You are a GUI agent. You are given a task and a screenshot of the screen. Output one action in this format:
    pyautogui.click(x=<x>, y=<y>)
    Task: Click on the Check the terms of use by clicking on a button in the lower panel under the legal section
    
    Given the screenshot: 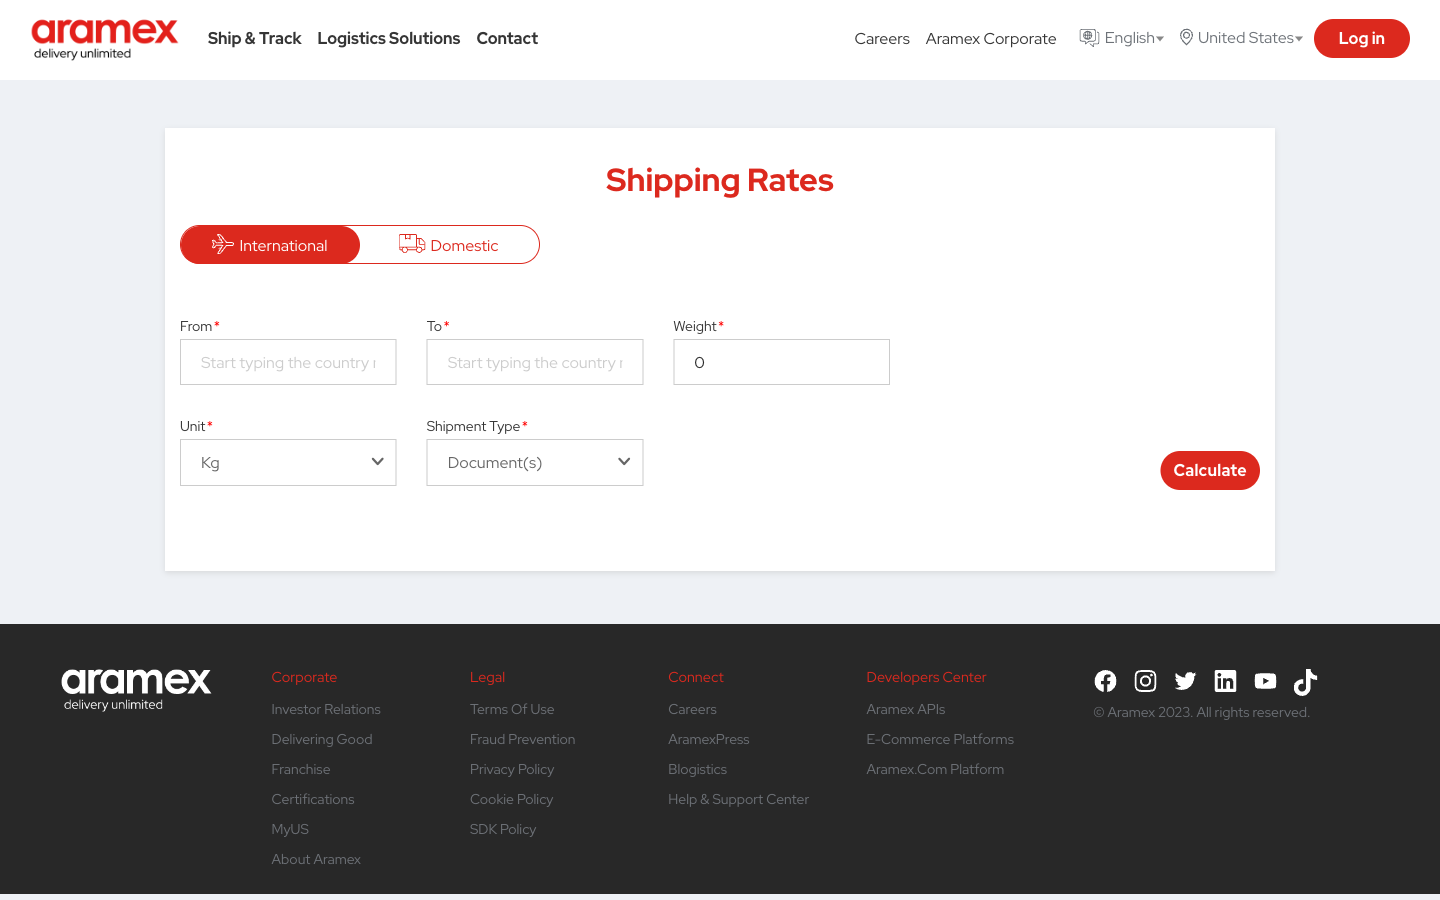 What is the action you would take?
    pyautogui.click(x=511, y=708)
    